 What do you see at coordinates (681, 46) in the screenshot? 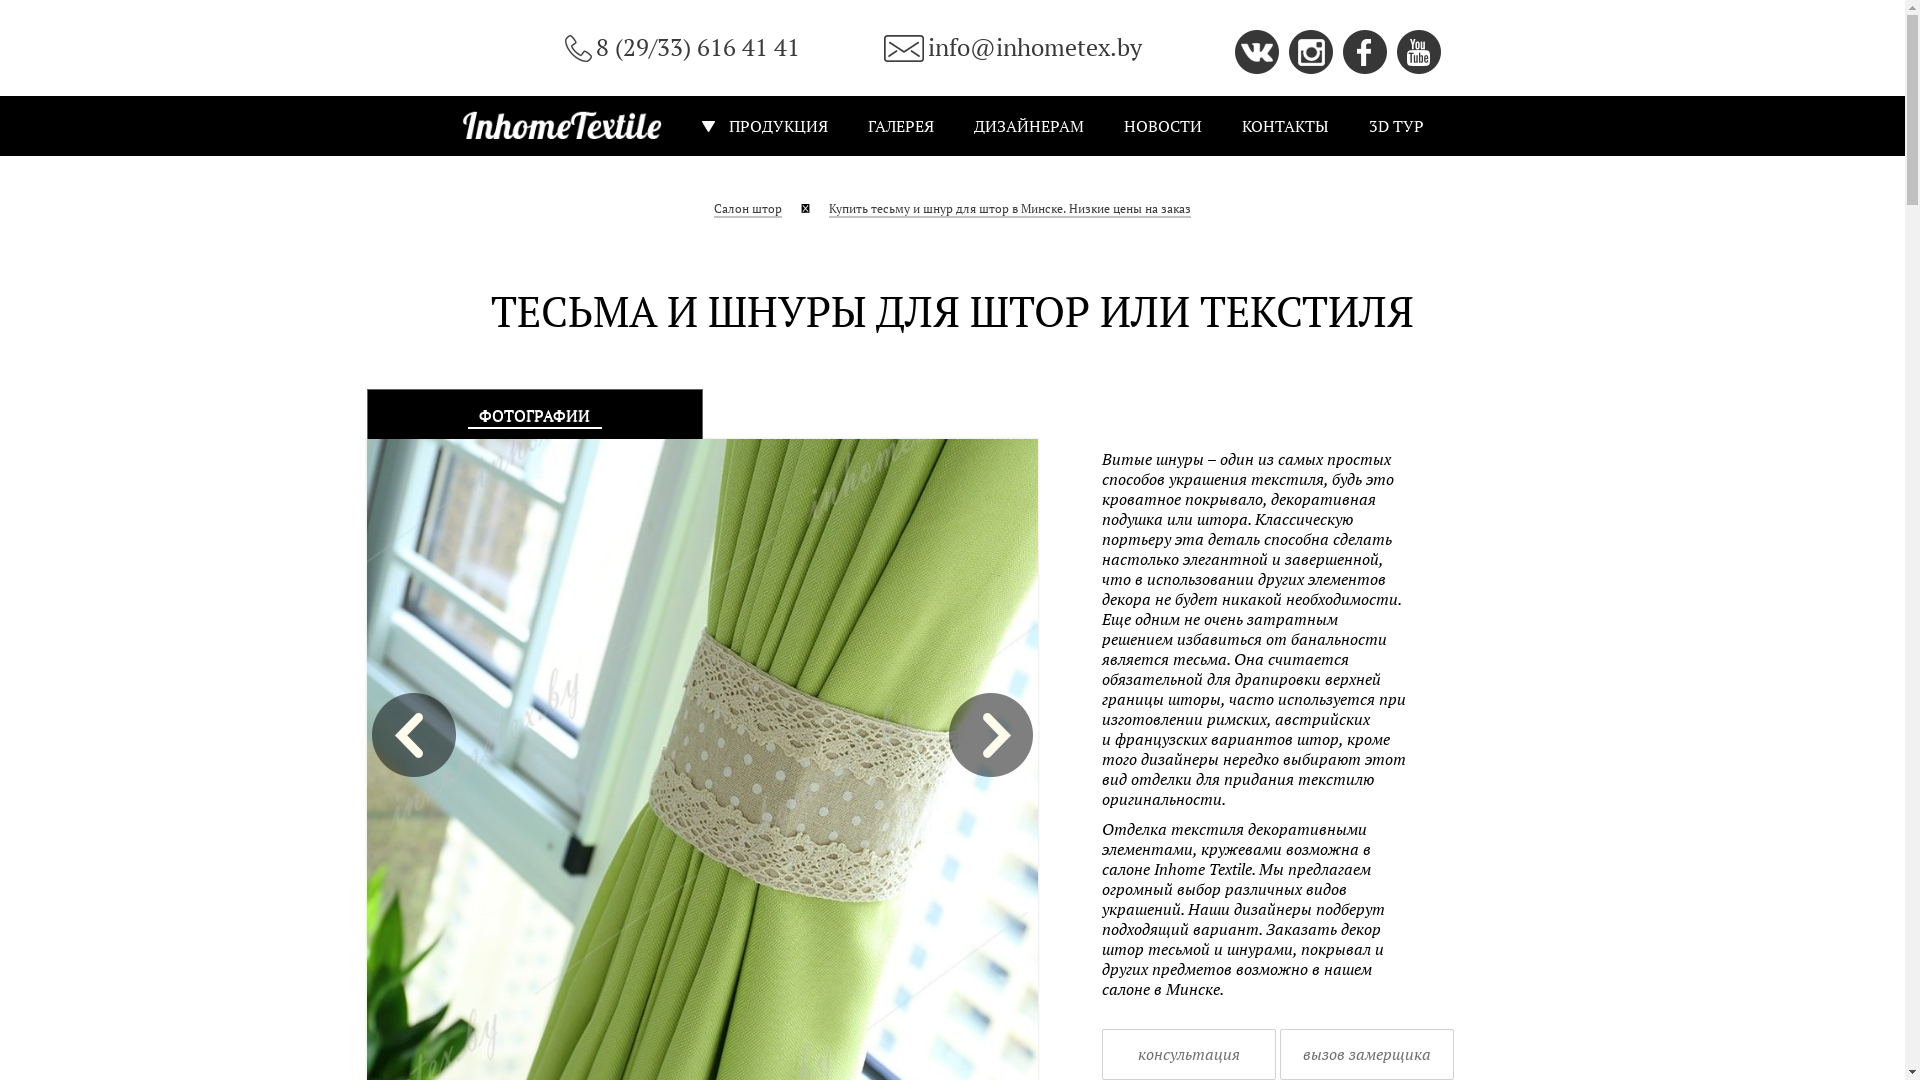
I see `'8 (29/33) 616 41 41'` at bounding box center [681, 46].